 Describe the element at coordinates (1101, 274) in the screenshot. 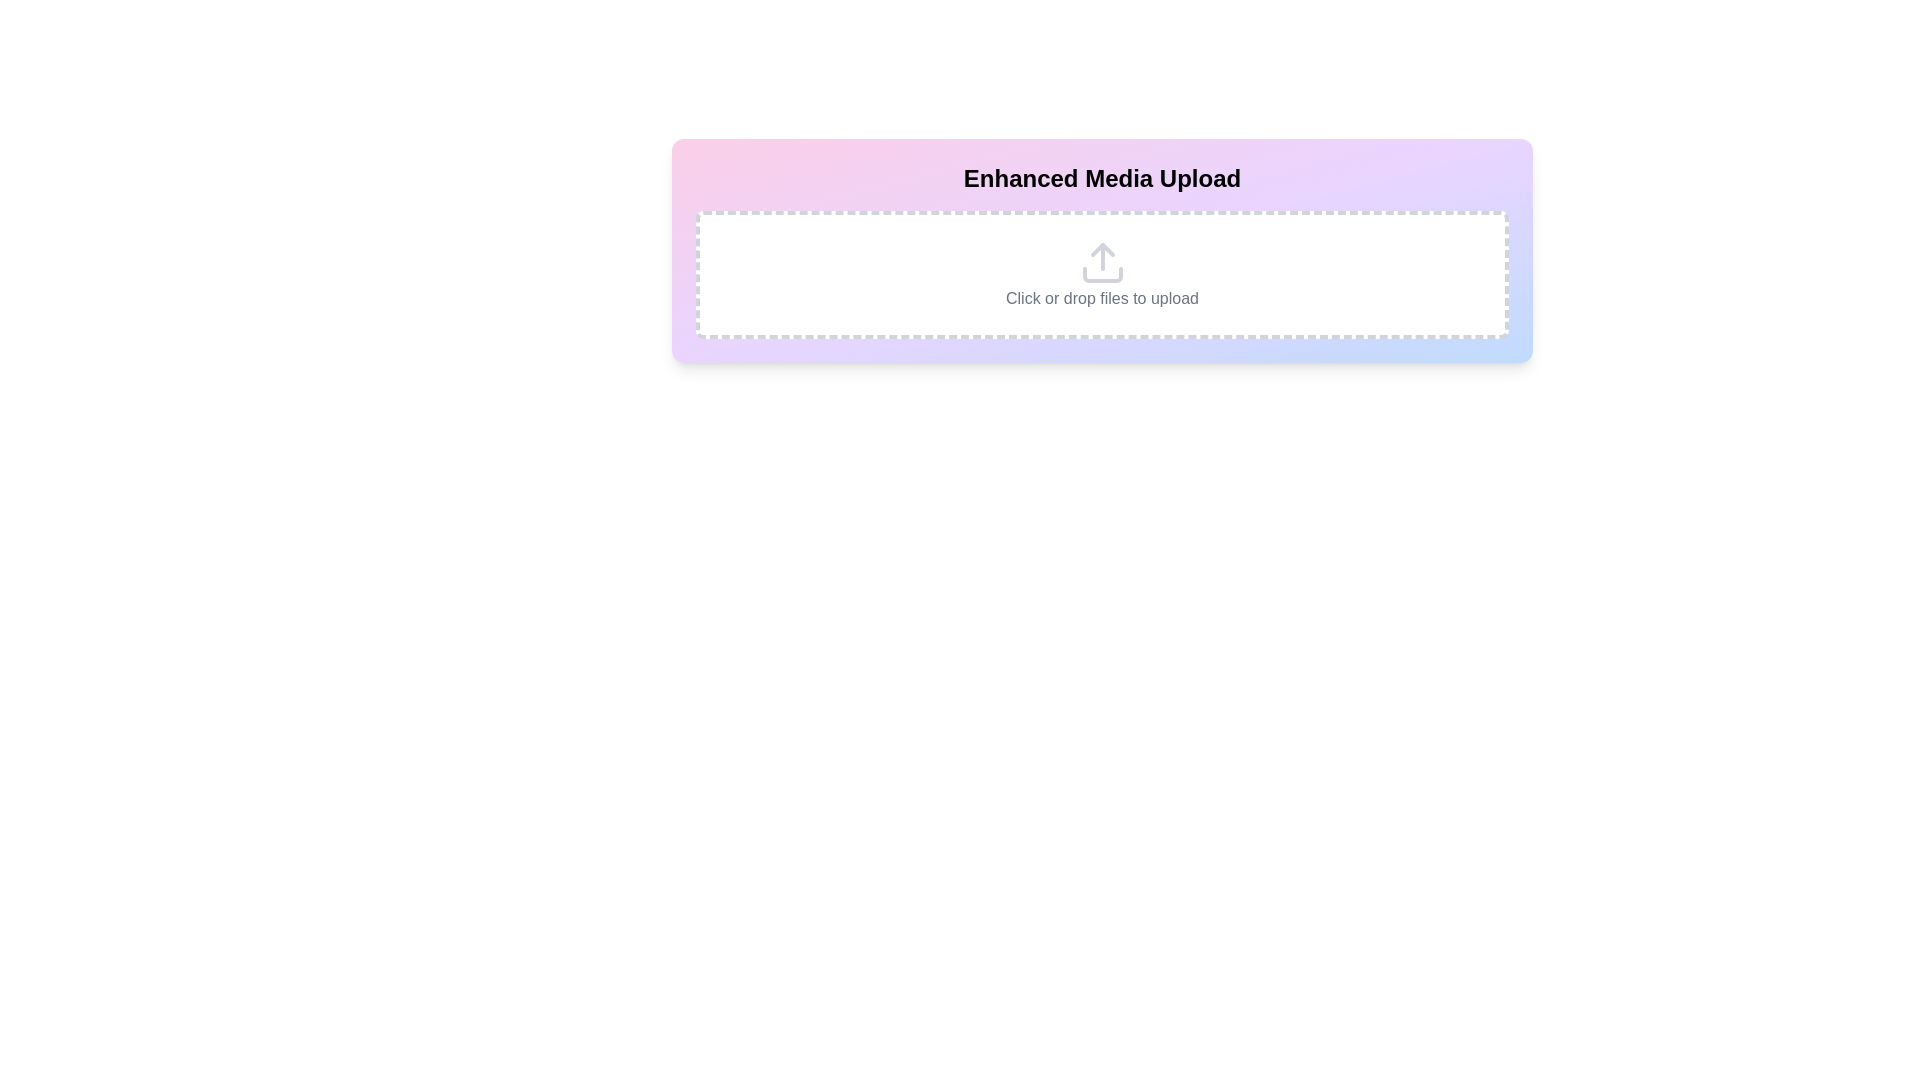

I see `the interactive dropzone component with a dashed border and the text 'Click or drop files to upload'` at that location.